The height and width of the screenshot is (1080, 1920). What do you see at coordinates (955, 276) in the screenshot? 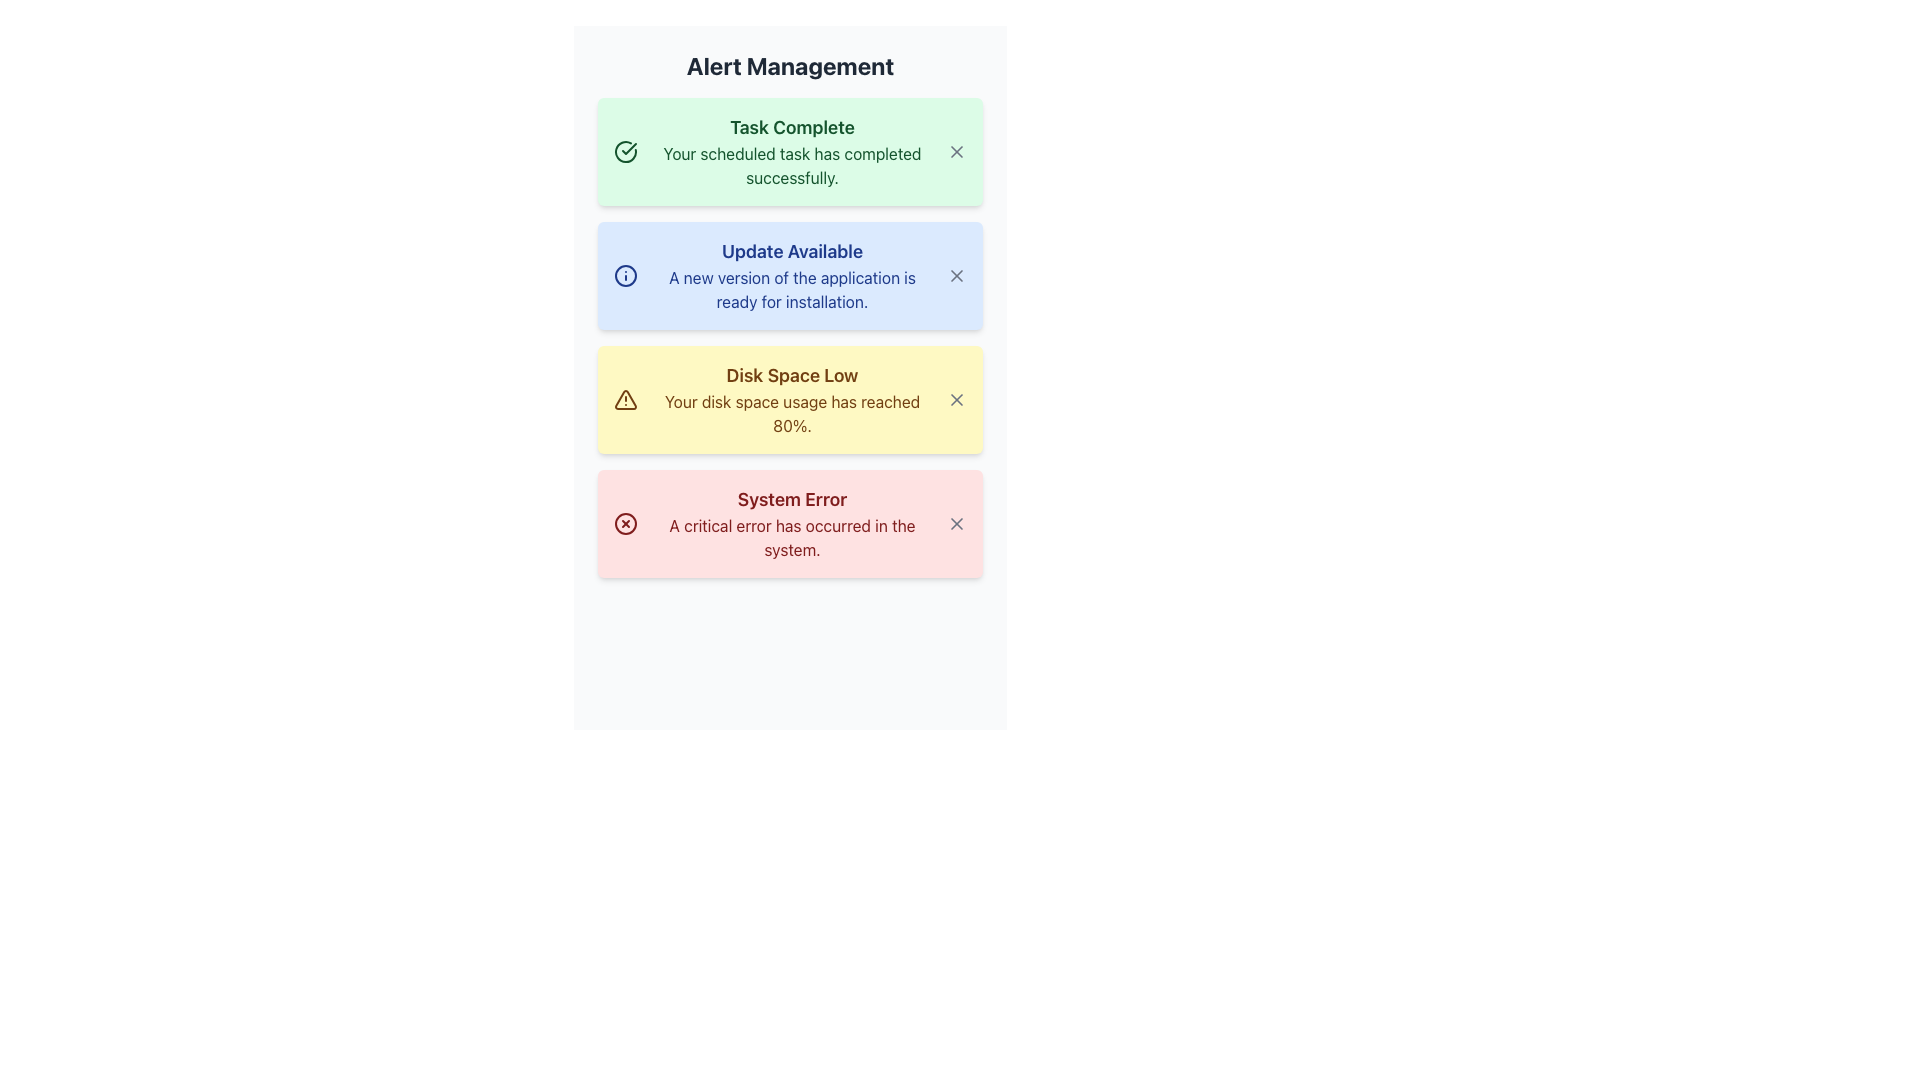
I see `the close button located at the top-right corner of the 'Update Available' alert box` at bounding box center [955, 276].